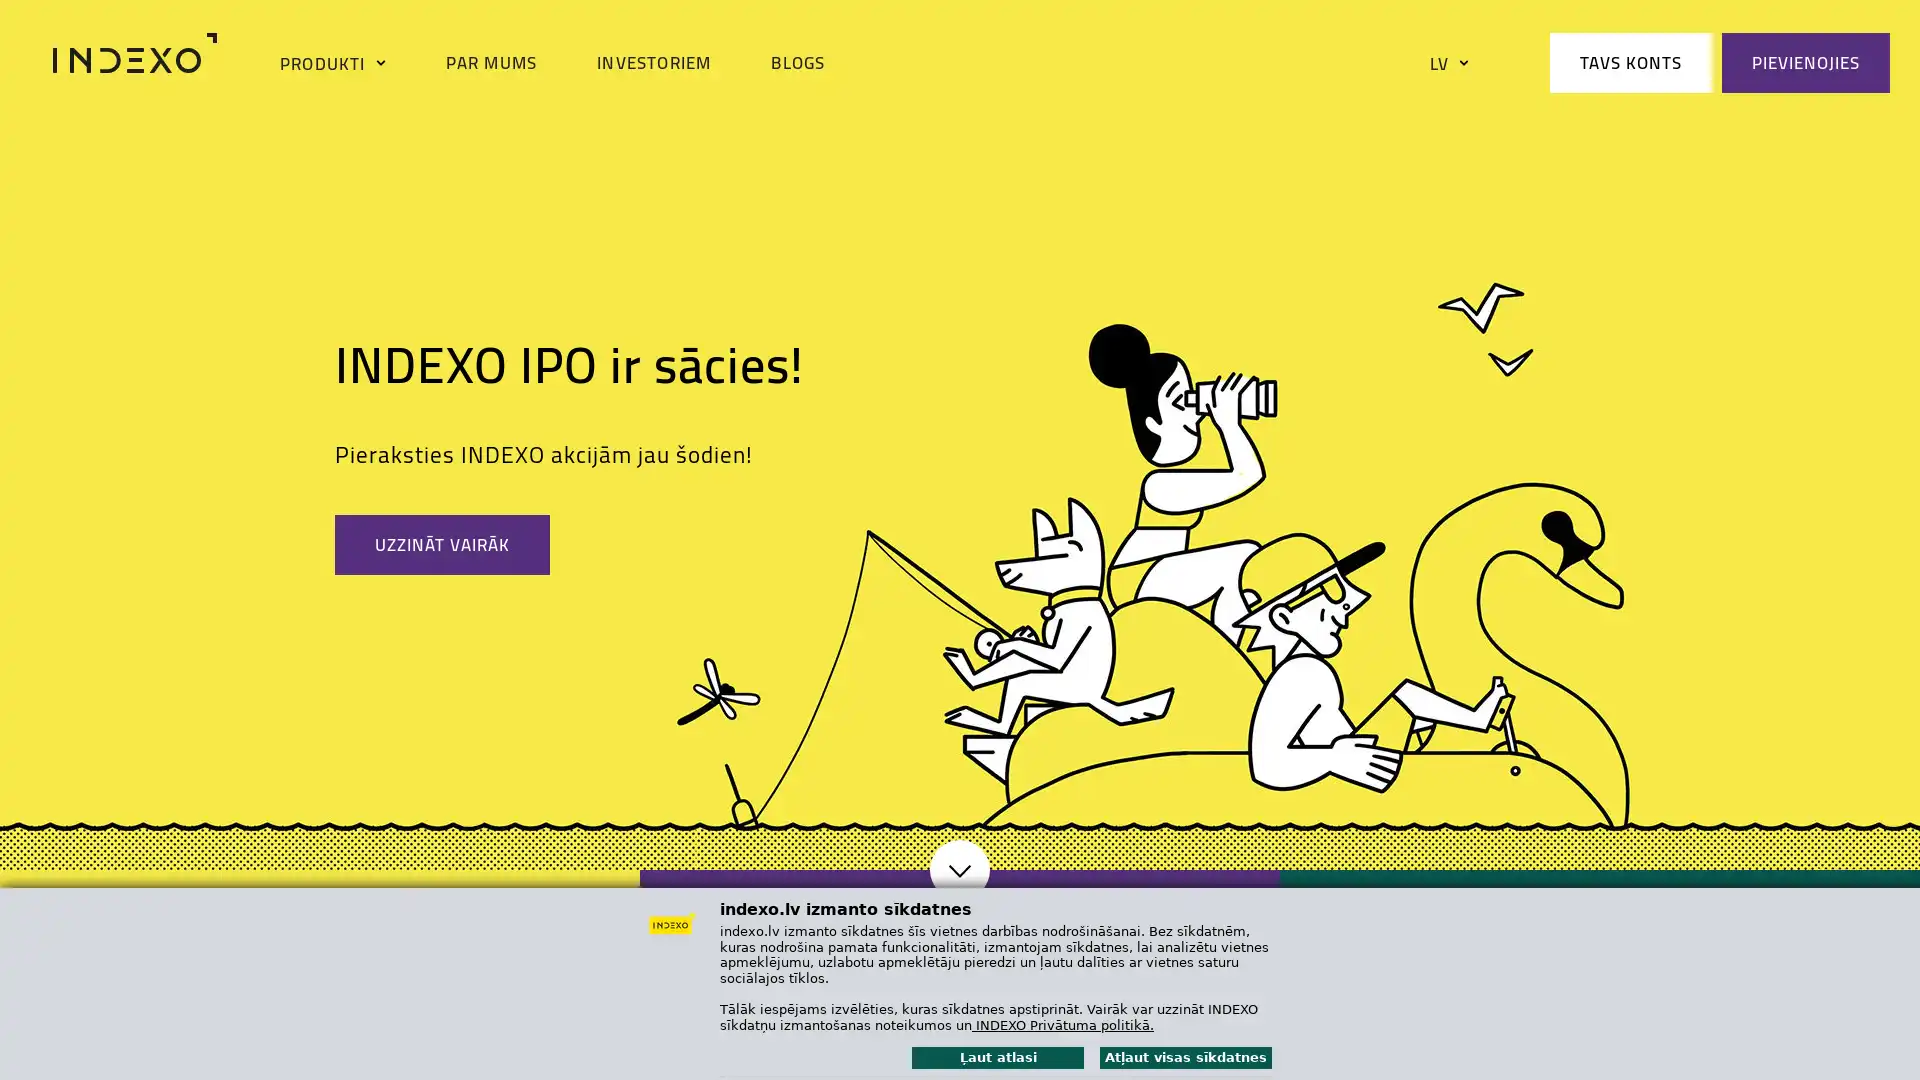  I want to click on PRODUKTI, so click(332, 62).